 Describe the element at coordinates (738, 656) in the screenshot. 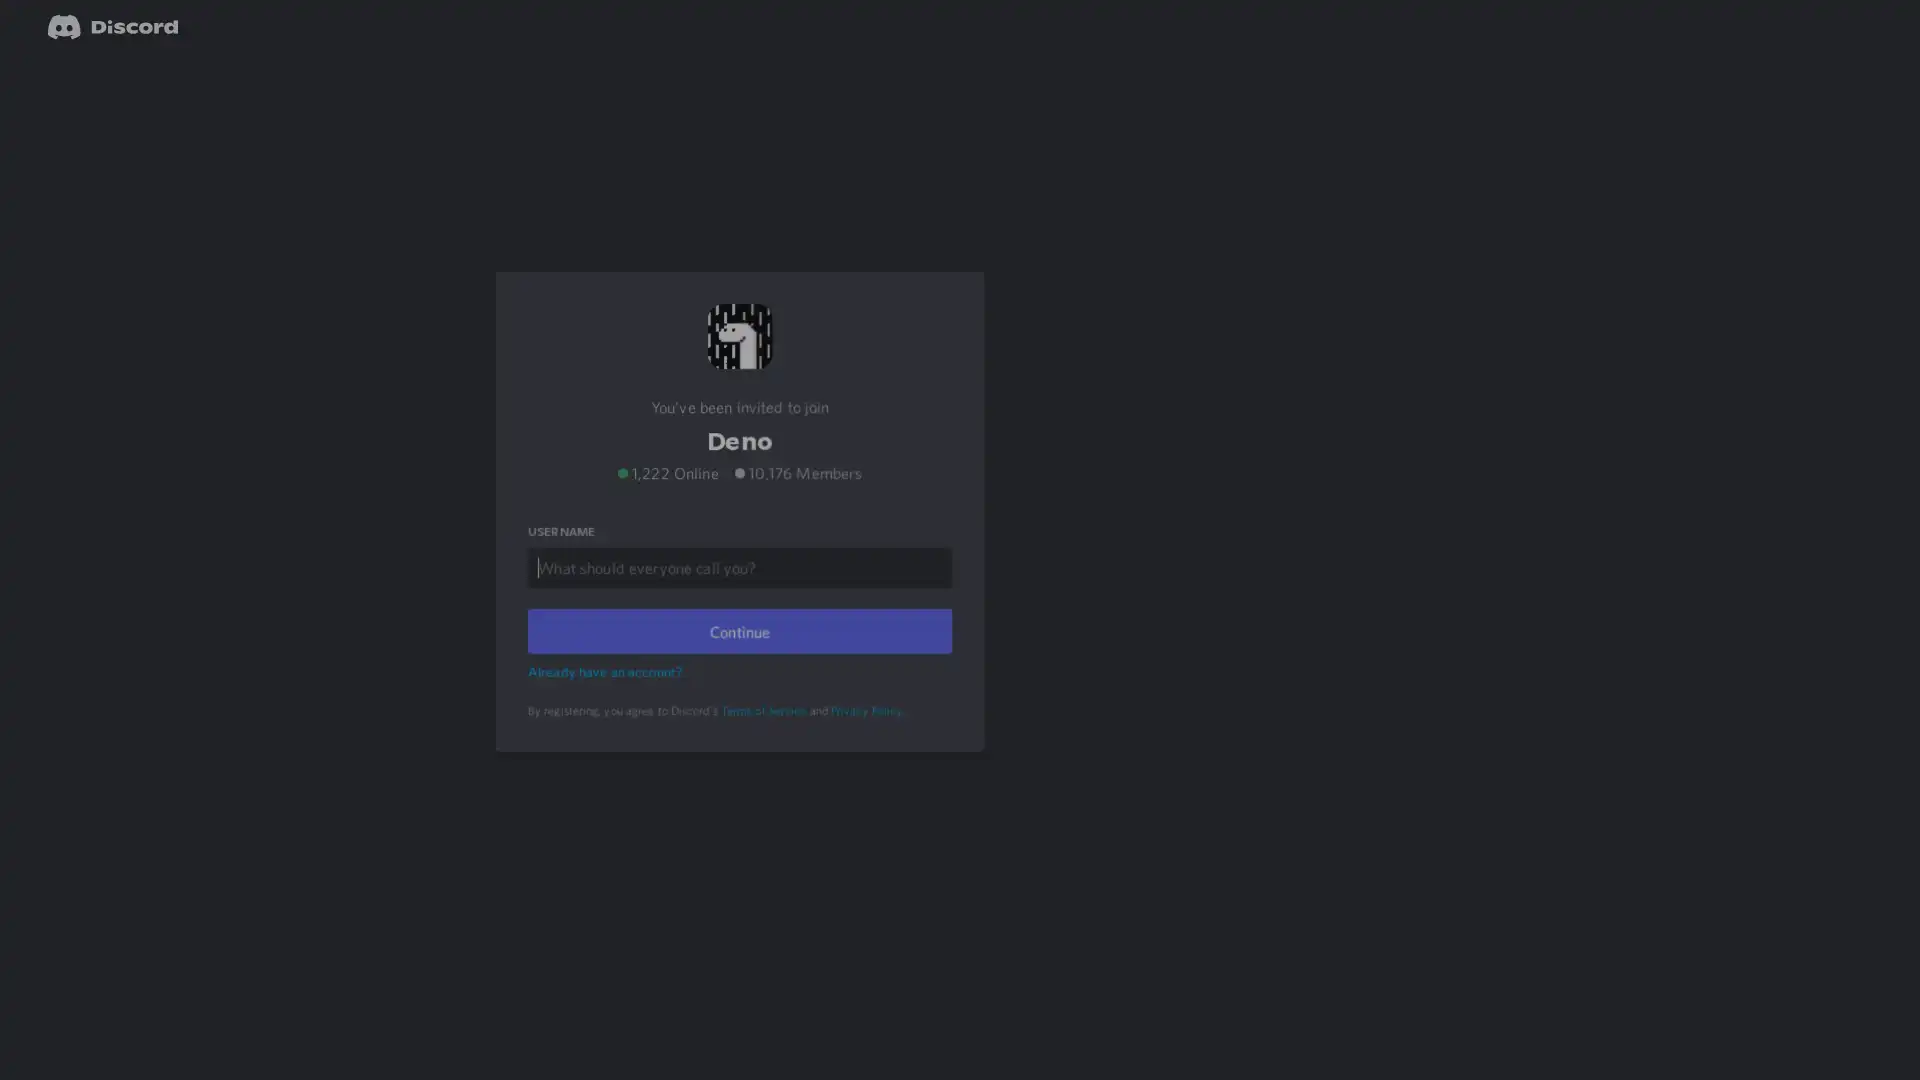

I see `Continue` at that location.